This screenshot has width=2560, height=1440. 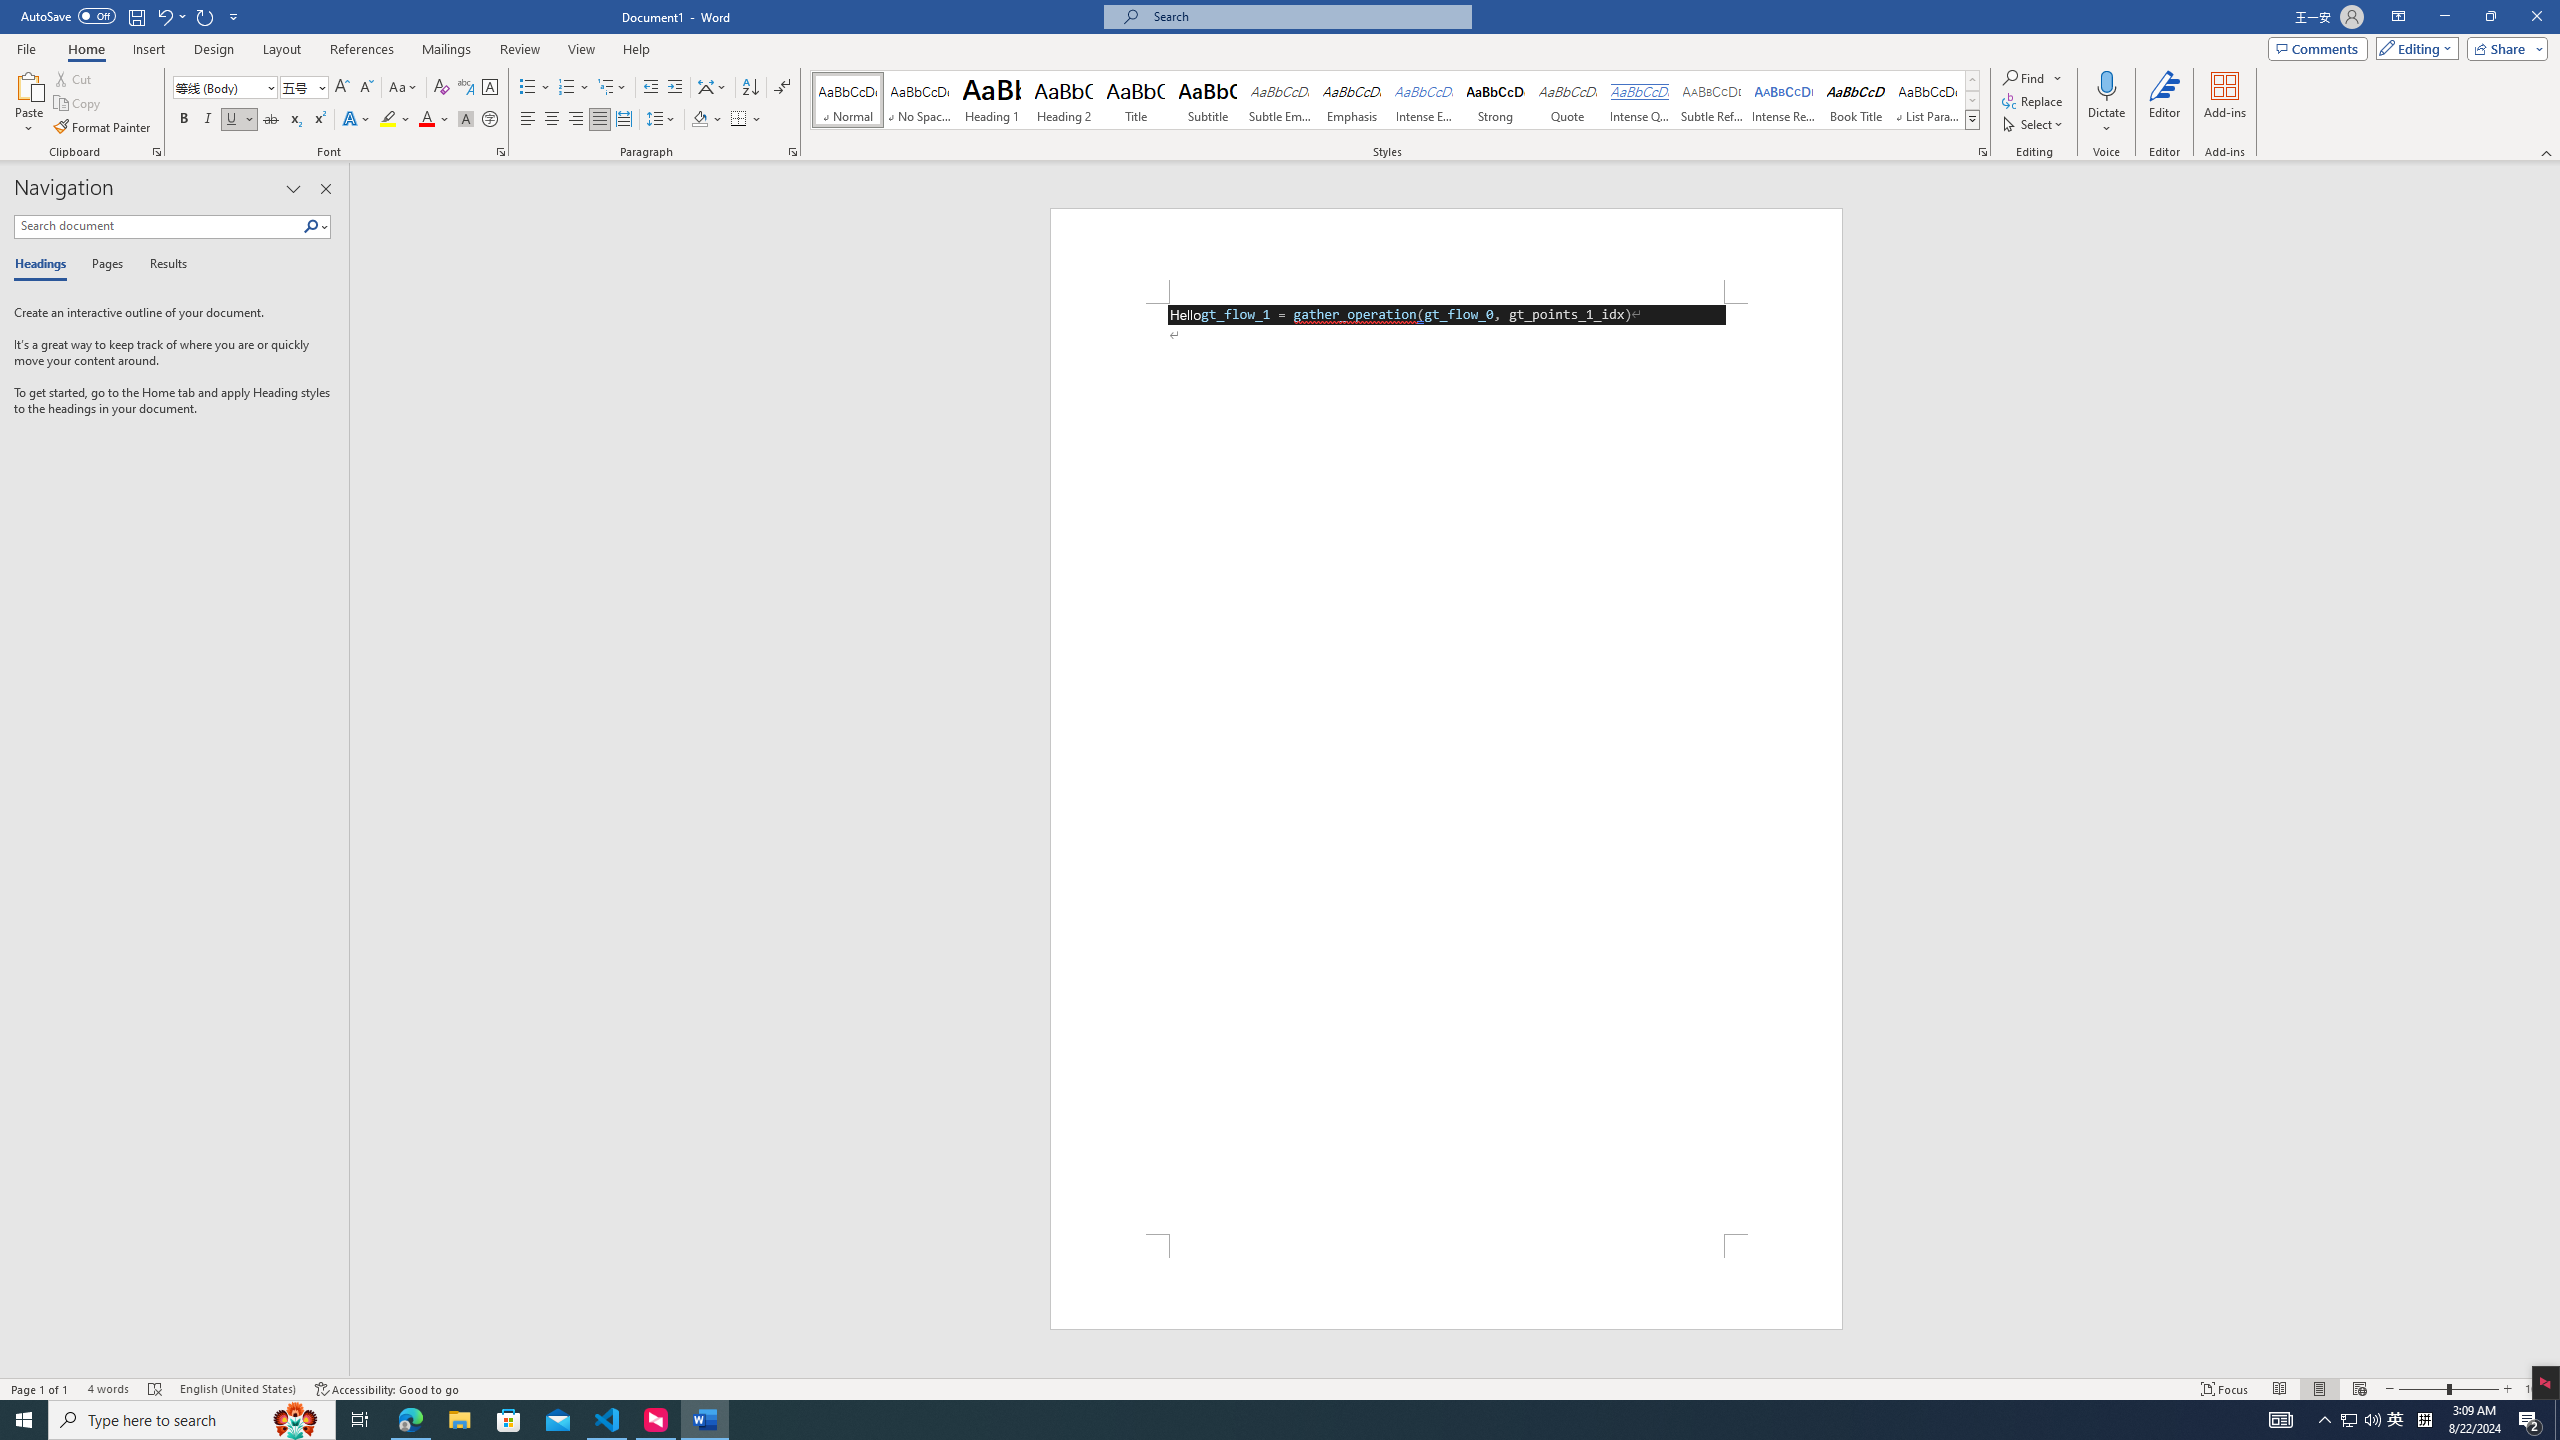 I want to click on 'Spelling and Grammar Check Errors', so click(x=155, y=1389).